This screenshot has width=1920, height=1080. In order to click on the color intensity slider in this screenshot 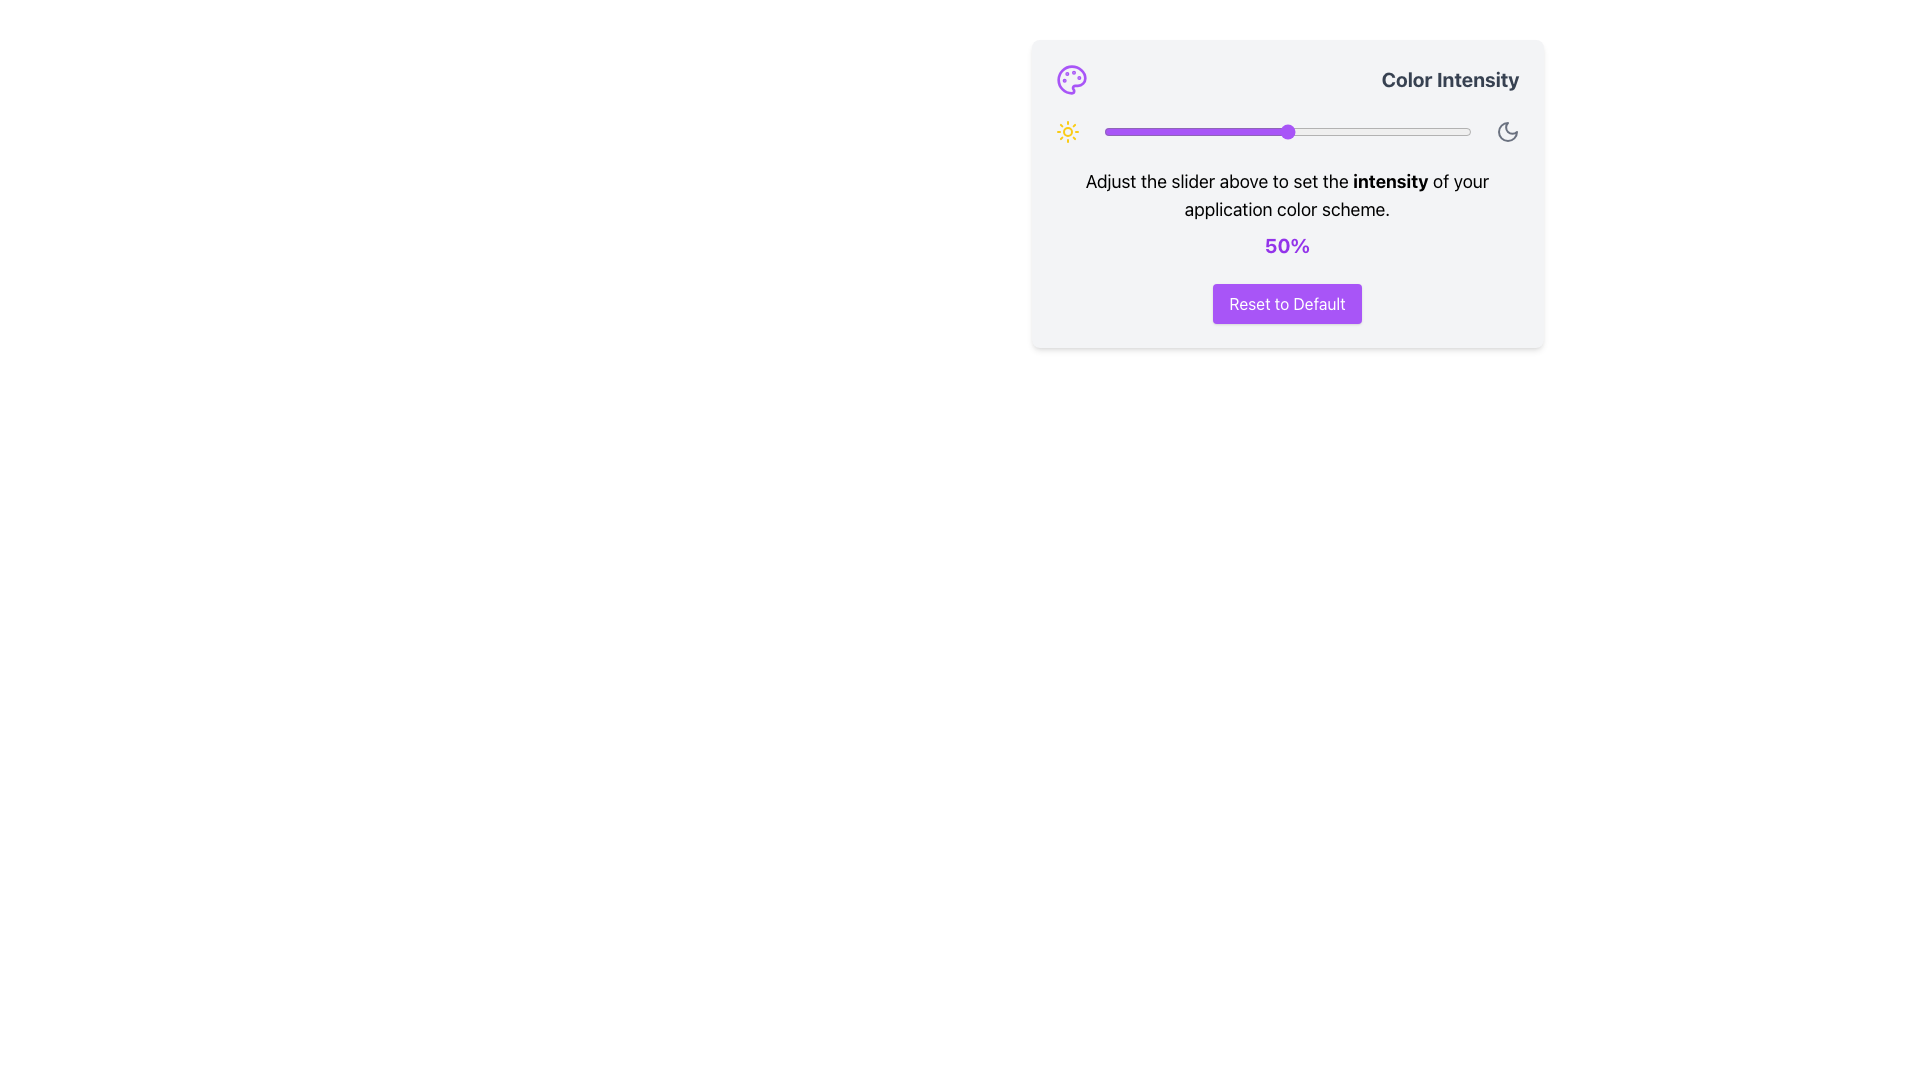, I will do `click(1242, 131)`.